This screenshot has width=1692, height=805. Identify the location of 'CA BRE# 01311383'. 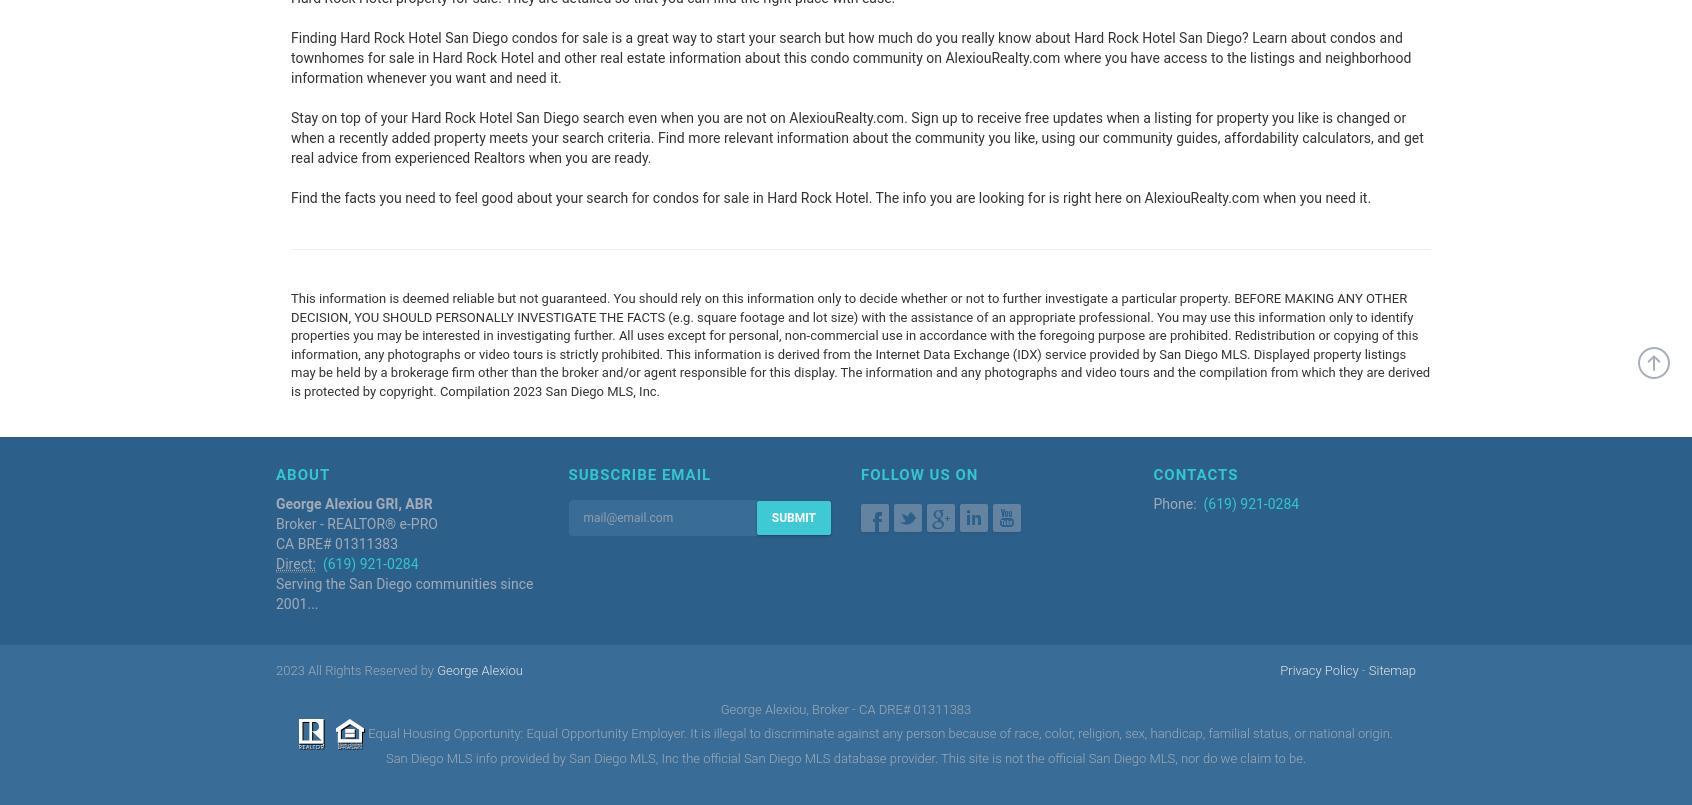
(336, 543).